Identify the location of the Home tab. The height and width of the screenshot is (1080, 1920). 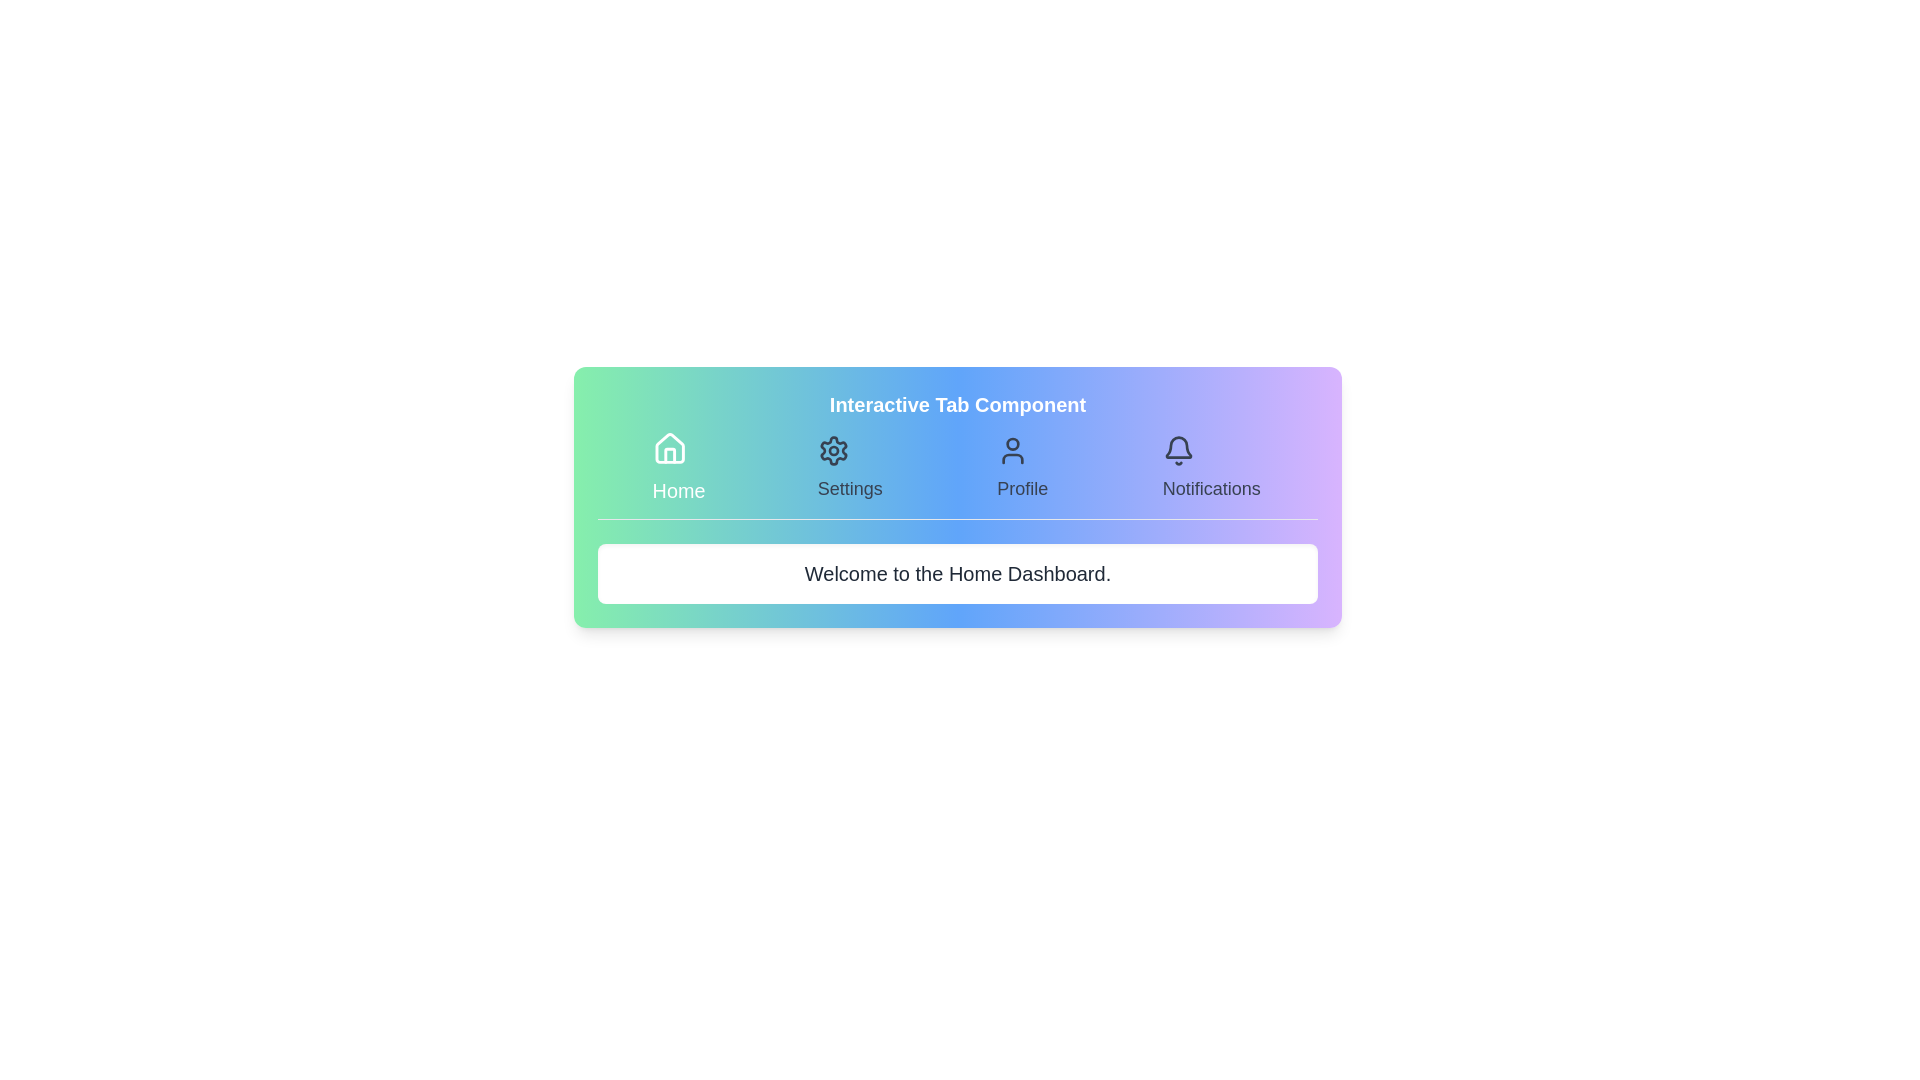
(678, 469).